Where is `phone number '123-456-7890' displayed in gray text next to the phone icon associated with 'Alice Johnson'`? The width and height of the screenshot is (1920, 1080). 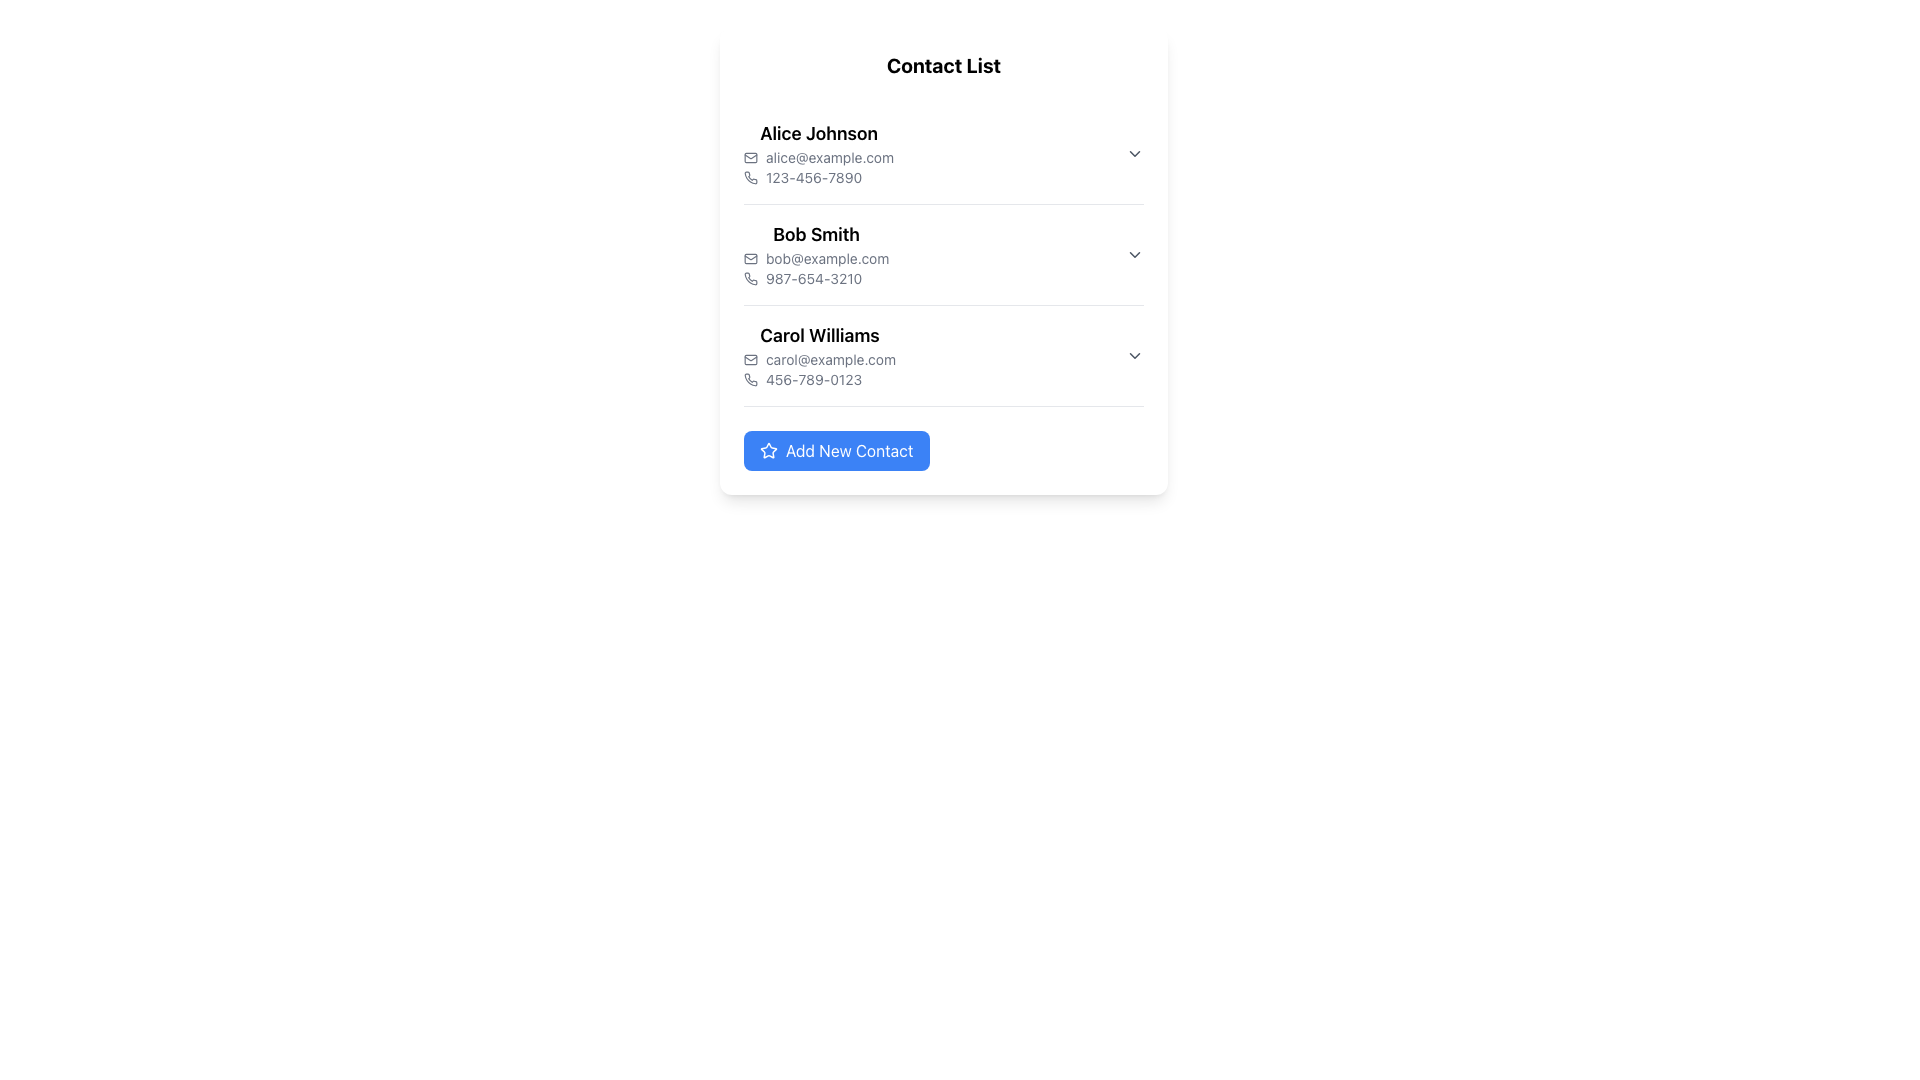
phone number '123-456-7890' displayed in gray text next to the phone icon associated with 'Alice Johnson' is located at coordinates (819, 176).